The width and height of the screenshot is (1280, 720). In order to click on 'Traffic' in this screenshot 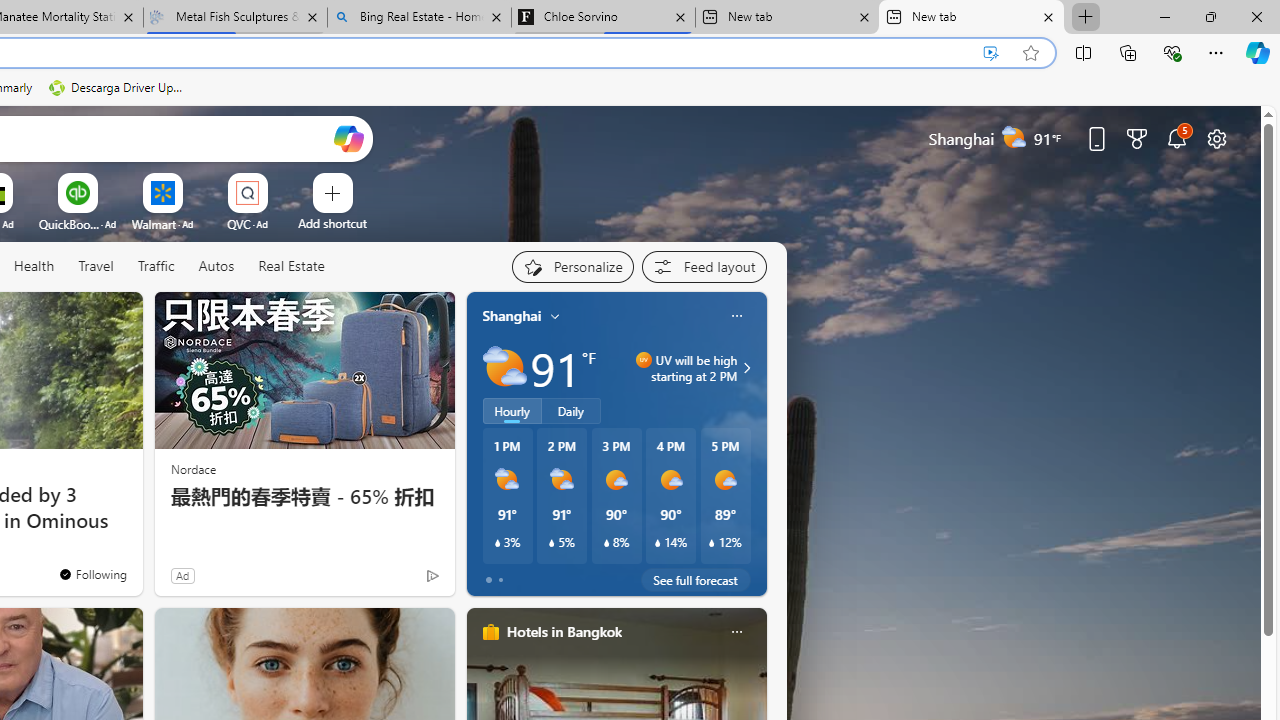, I will do `click(155, 266)`.